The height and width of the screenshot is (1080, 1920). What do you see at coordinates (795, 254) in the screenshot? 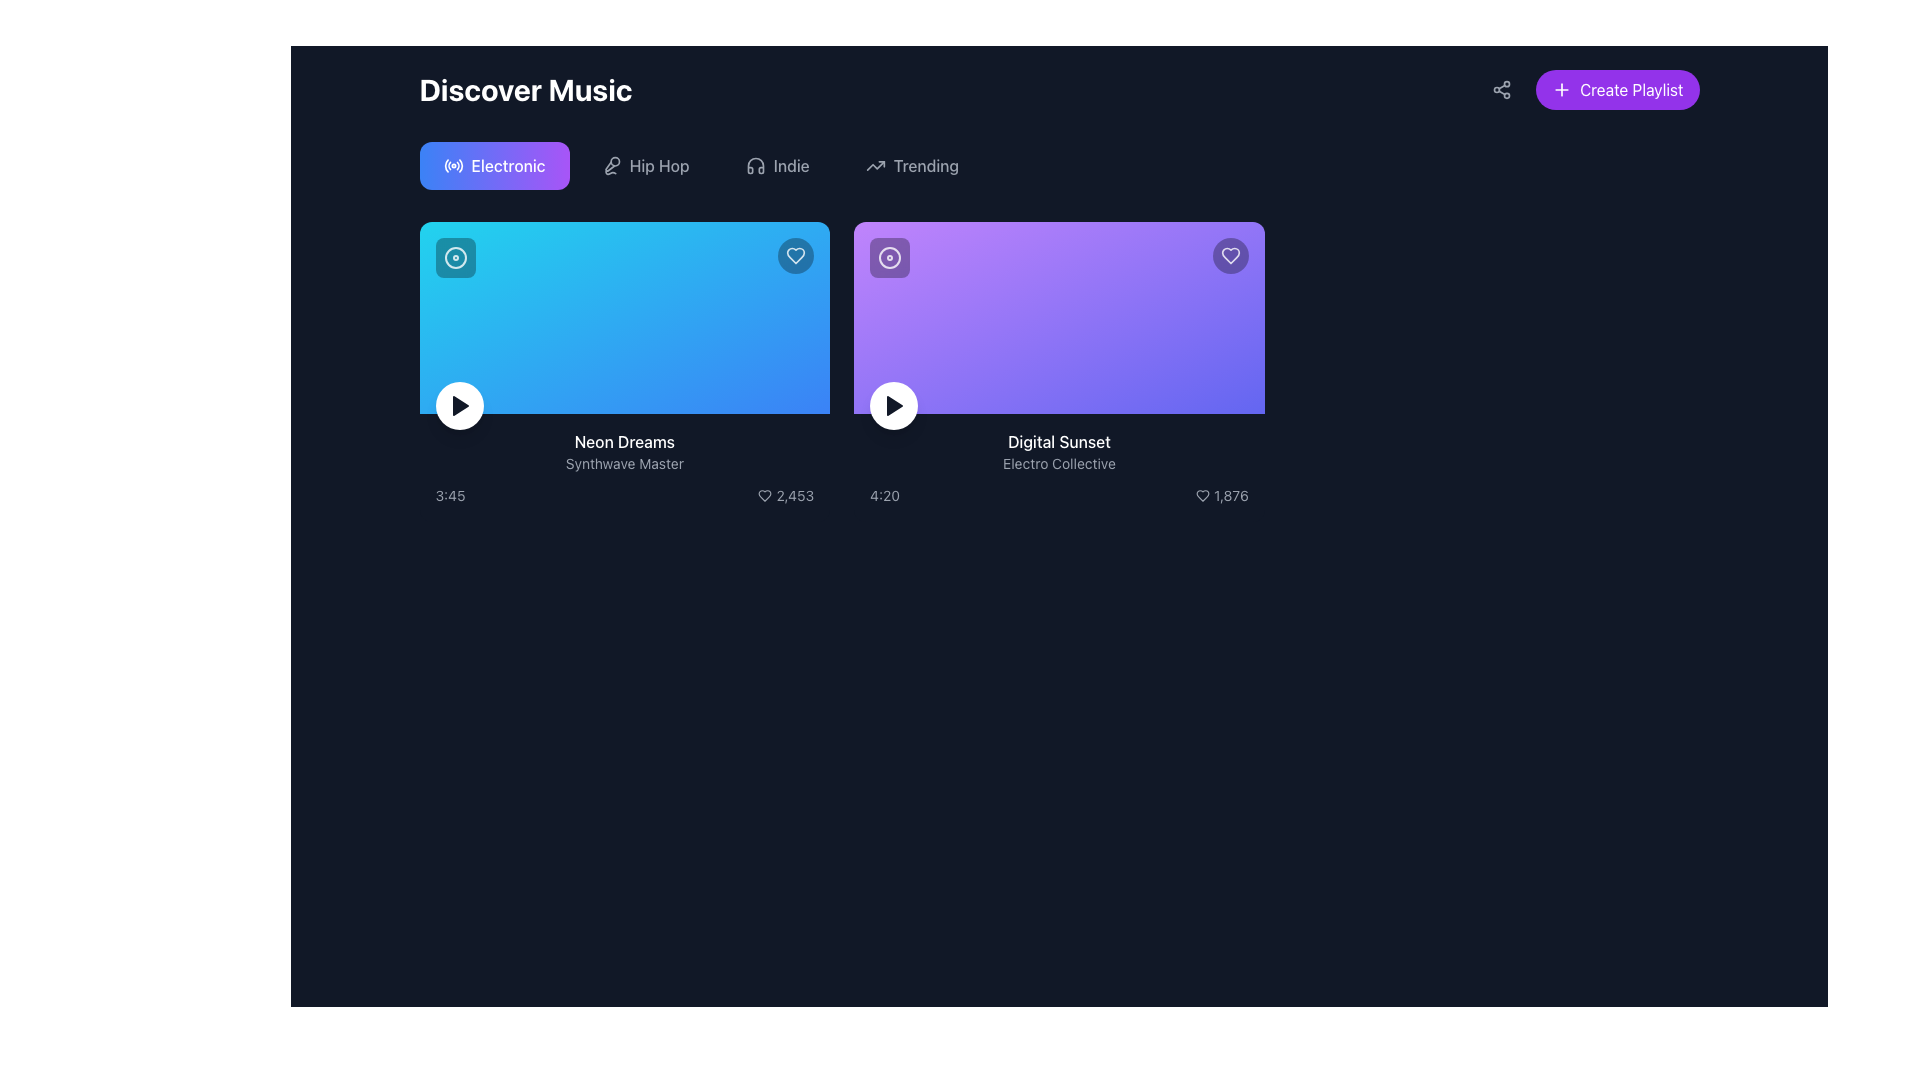
I see `the heart-shaped icon` at bounding box center [795, 254].